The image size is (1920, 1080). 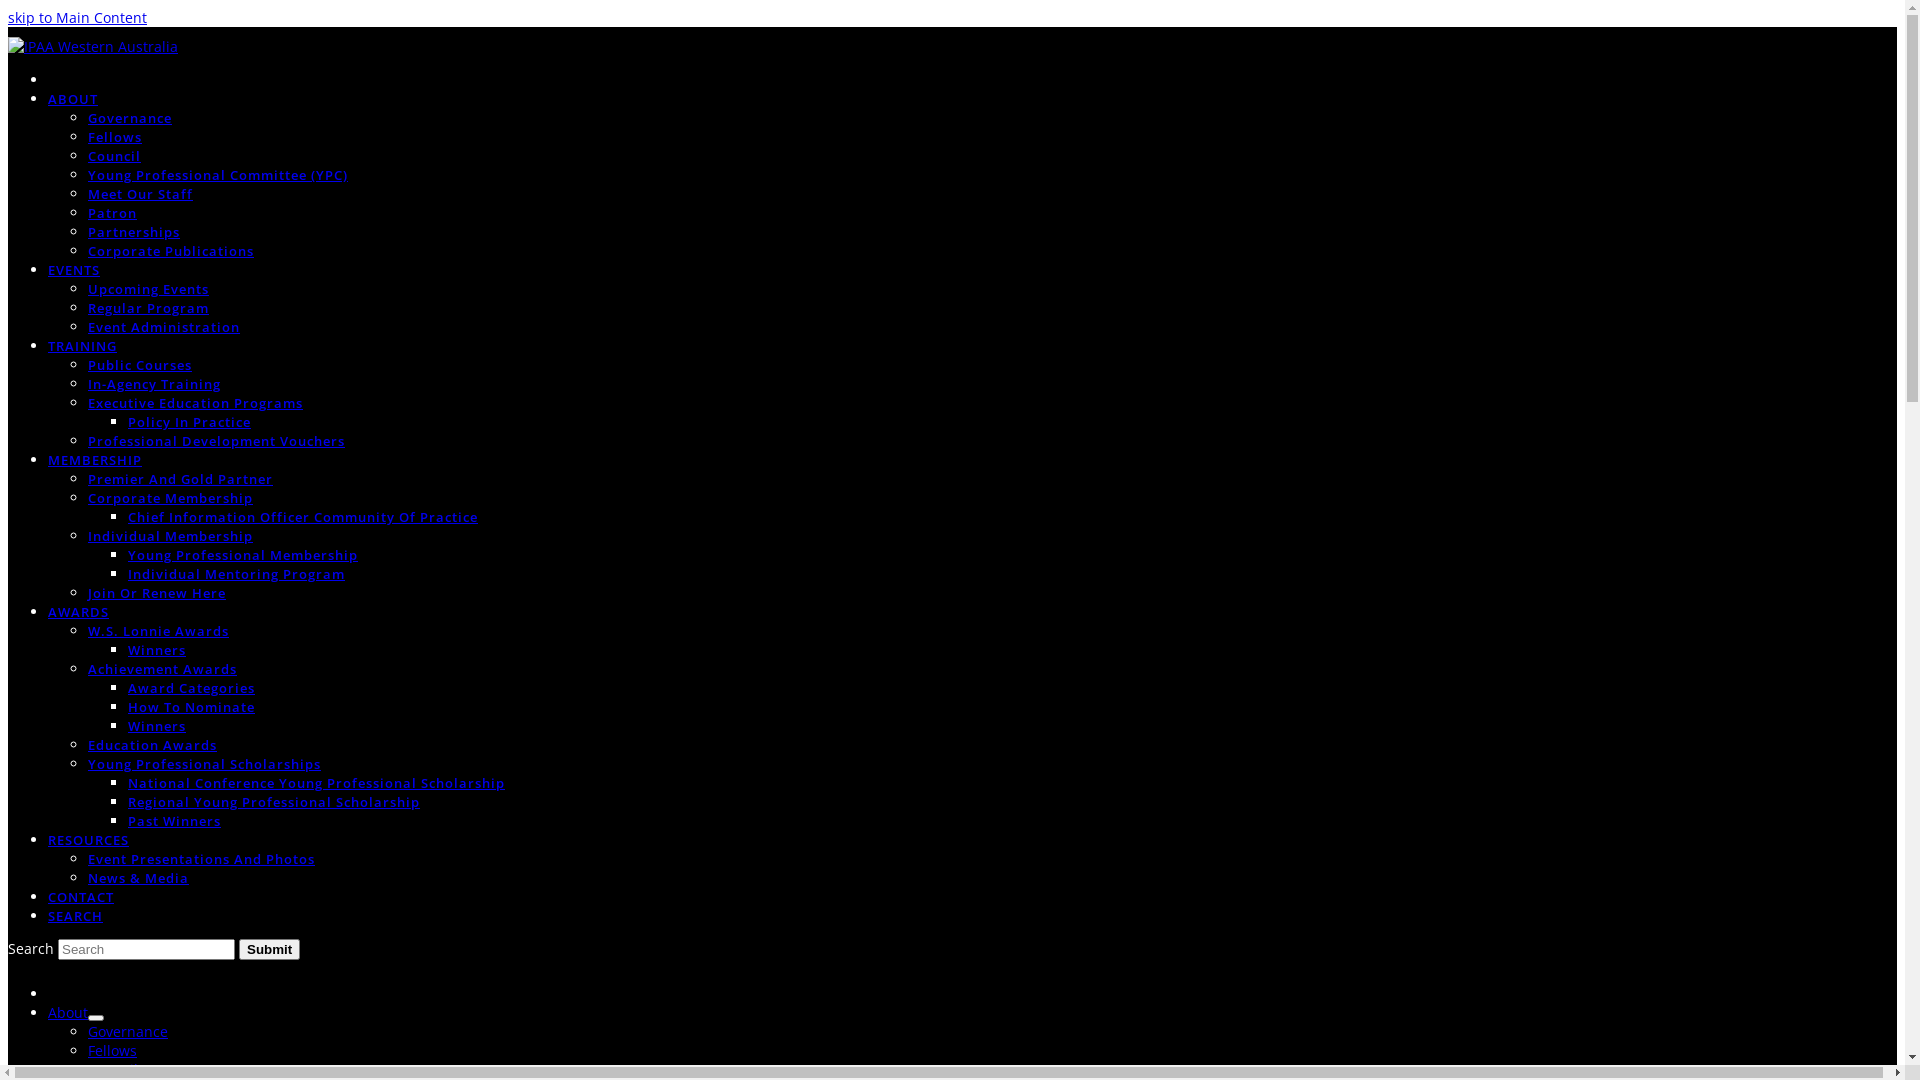 What do you see at coordinates (94, 459) in the screenshot?
I see `'MEMBERSHIP'` at bounding box center [94, 459].